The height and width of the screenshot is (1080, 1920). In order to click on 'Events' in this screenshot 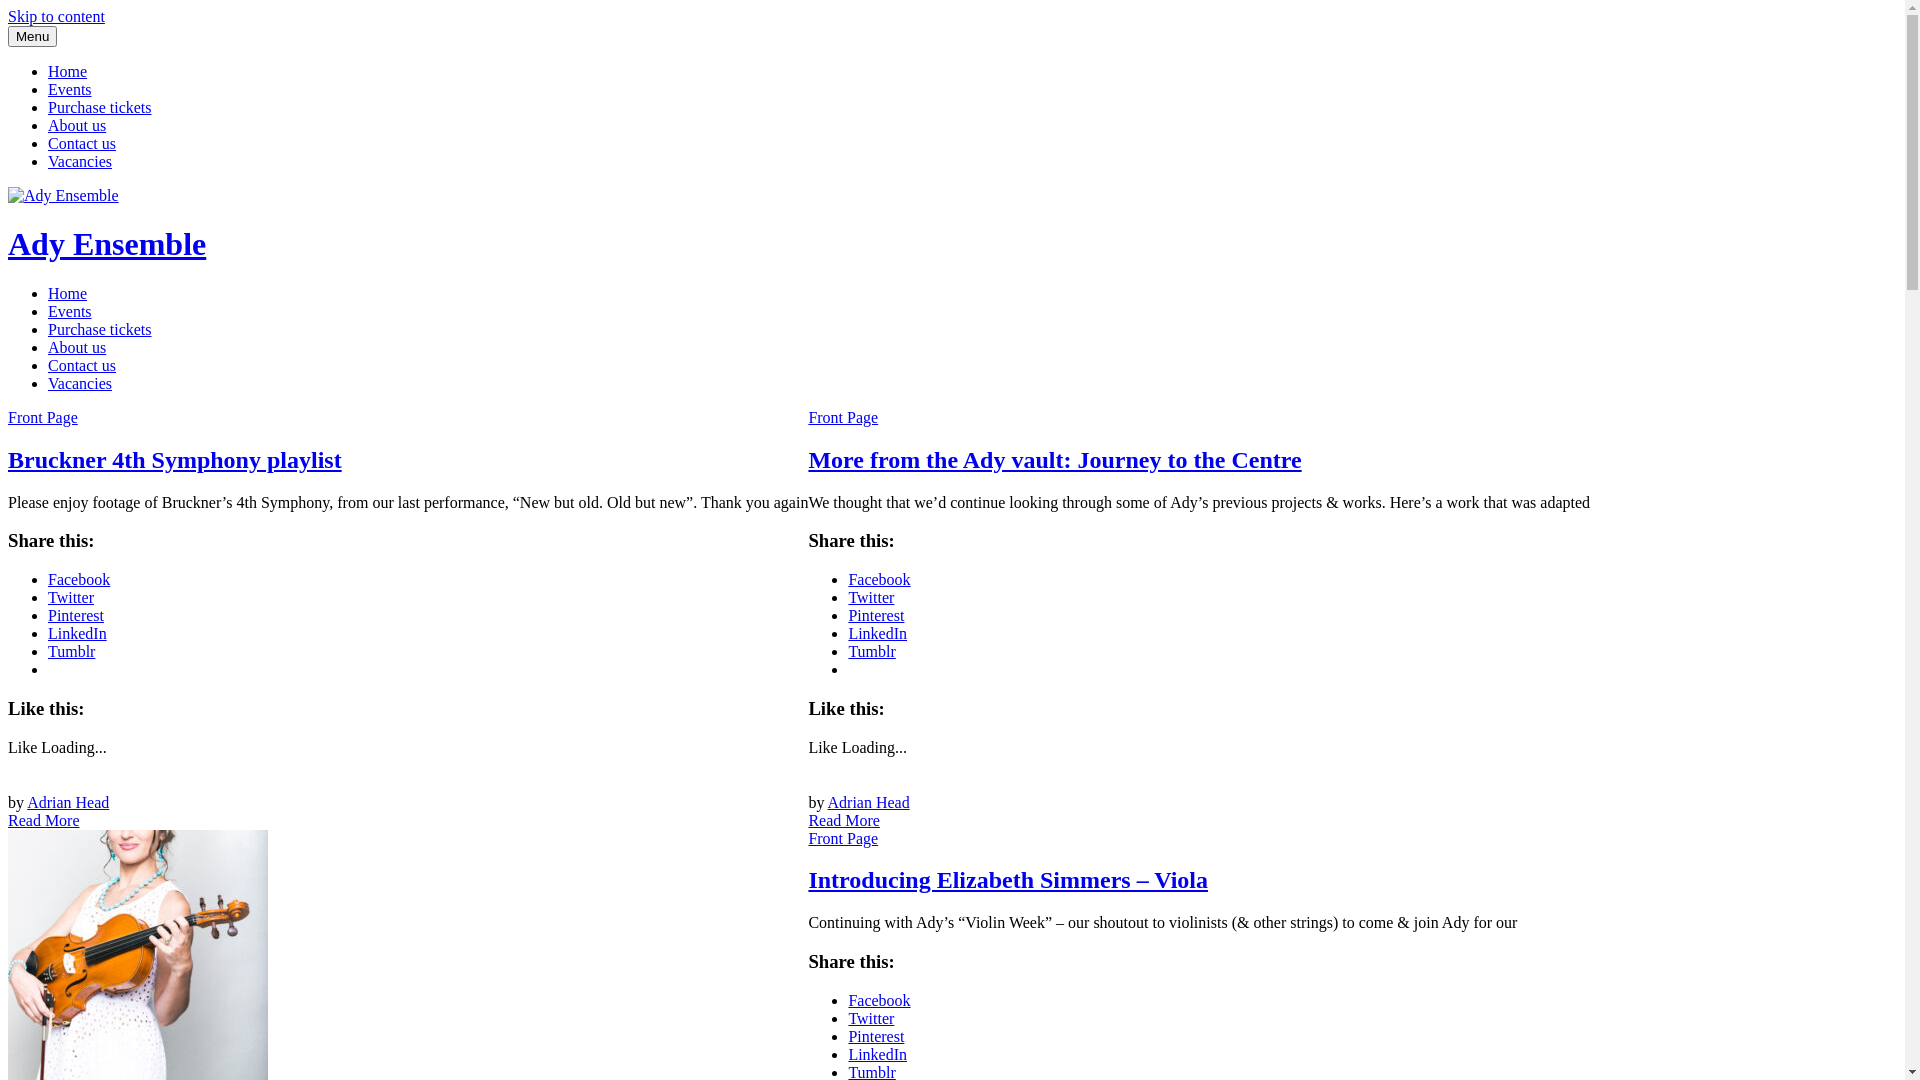, I will do `click(70, 88)`.